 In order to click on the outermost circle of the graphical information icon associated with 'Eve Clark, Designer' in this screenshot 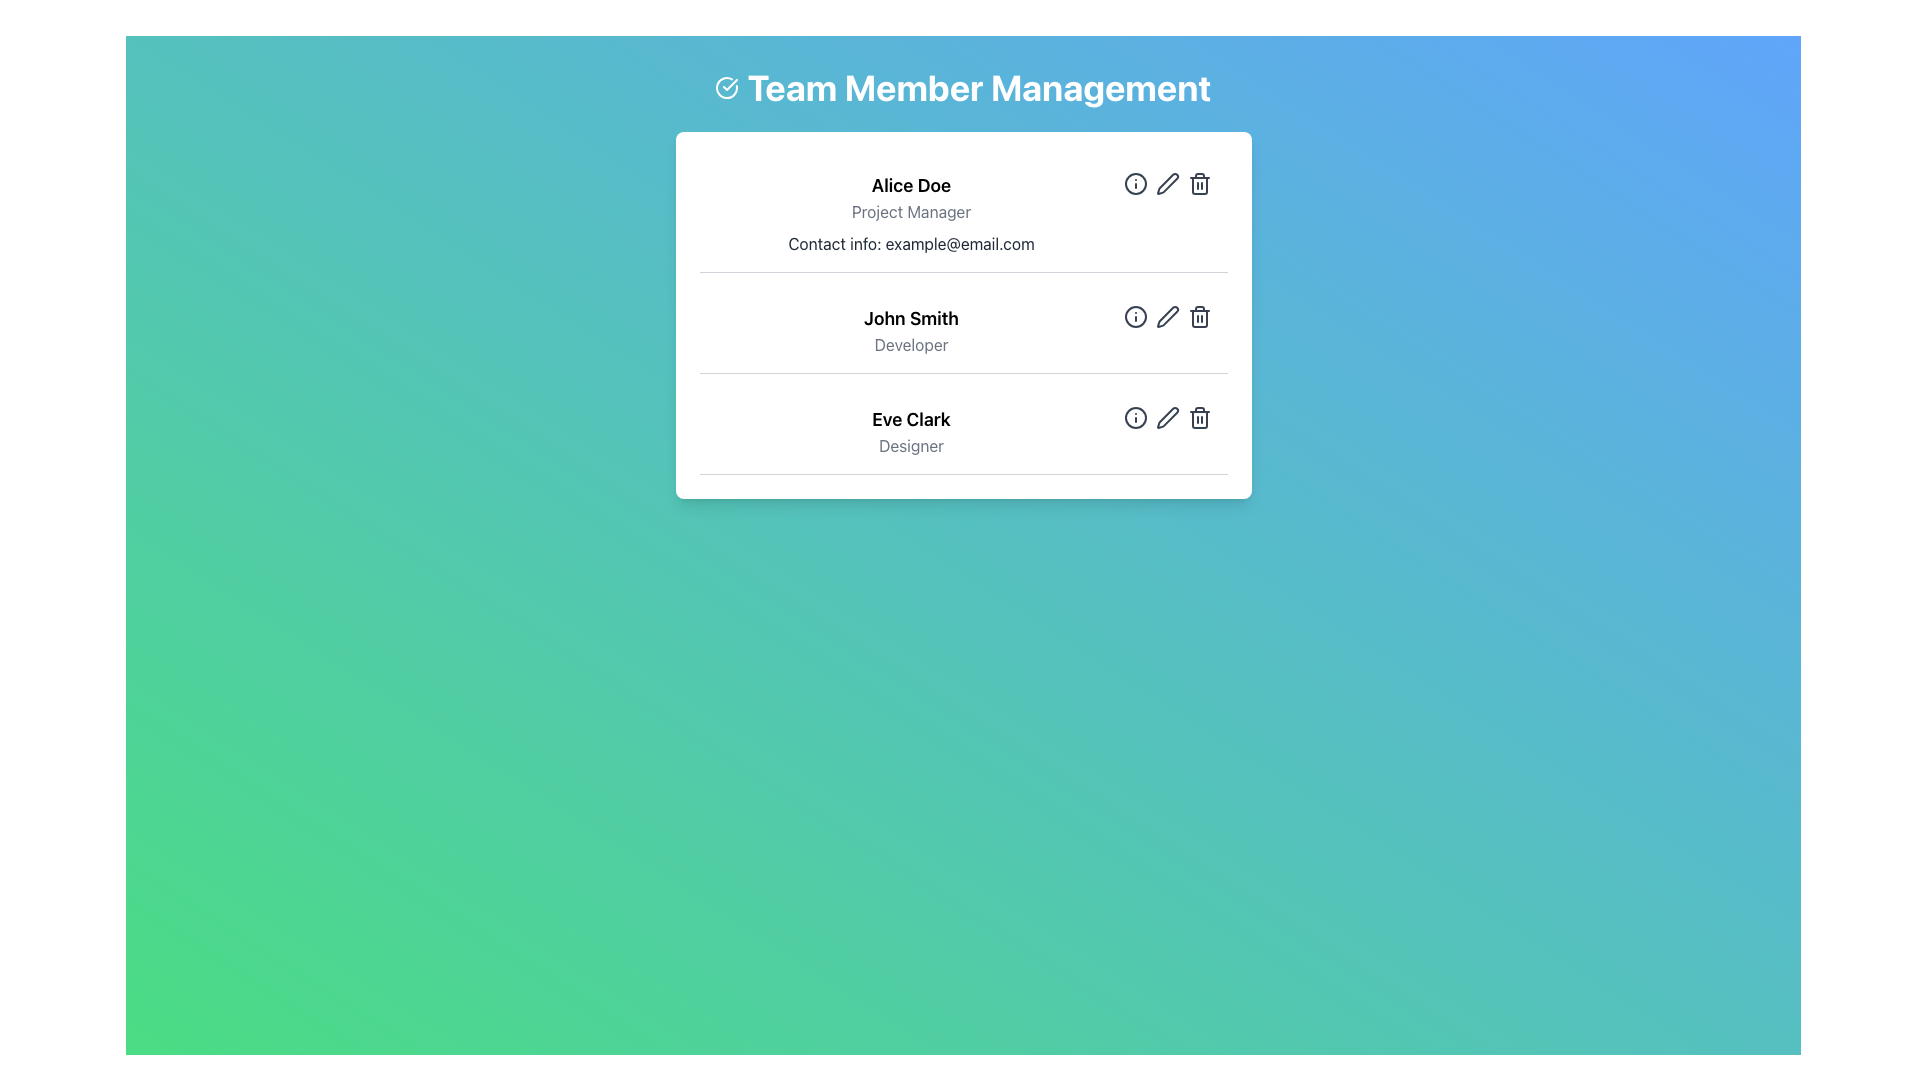, I will do `click(1135, 416)`.